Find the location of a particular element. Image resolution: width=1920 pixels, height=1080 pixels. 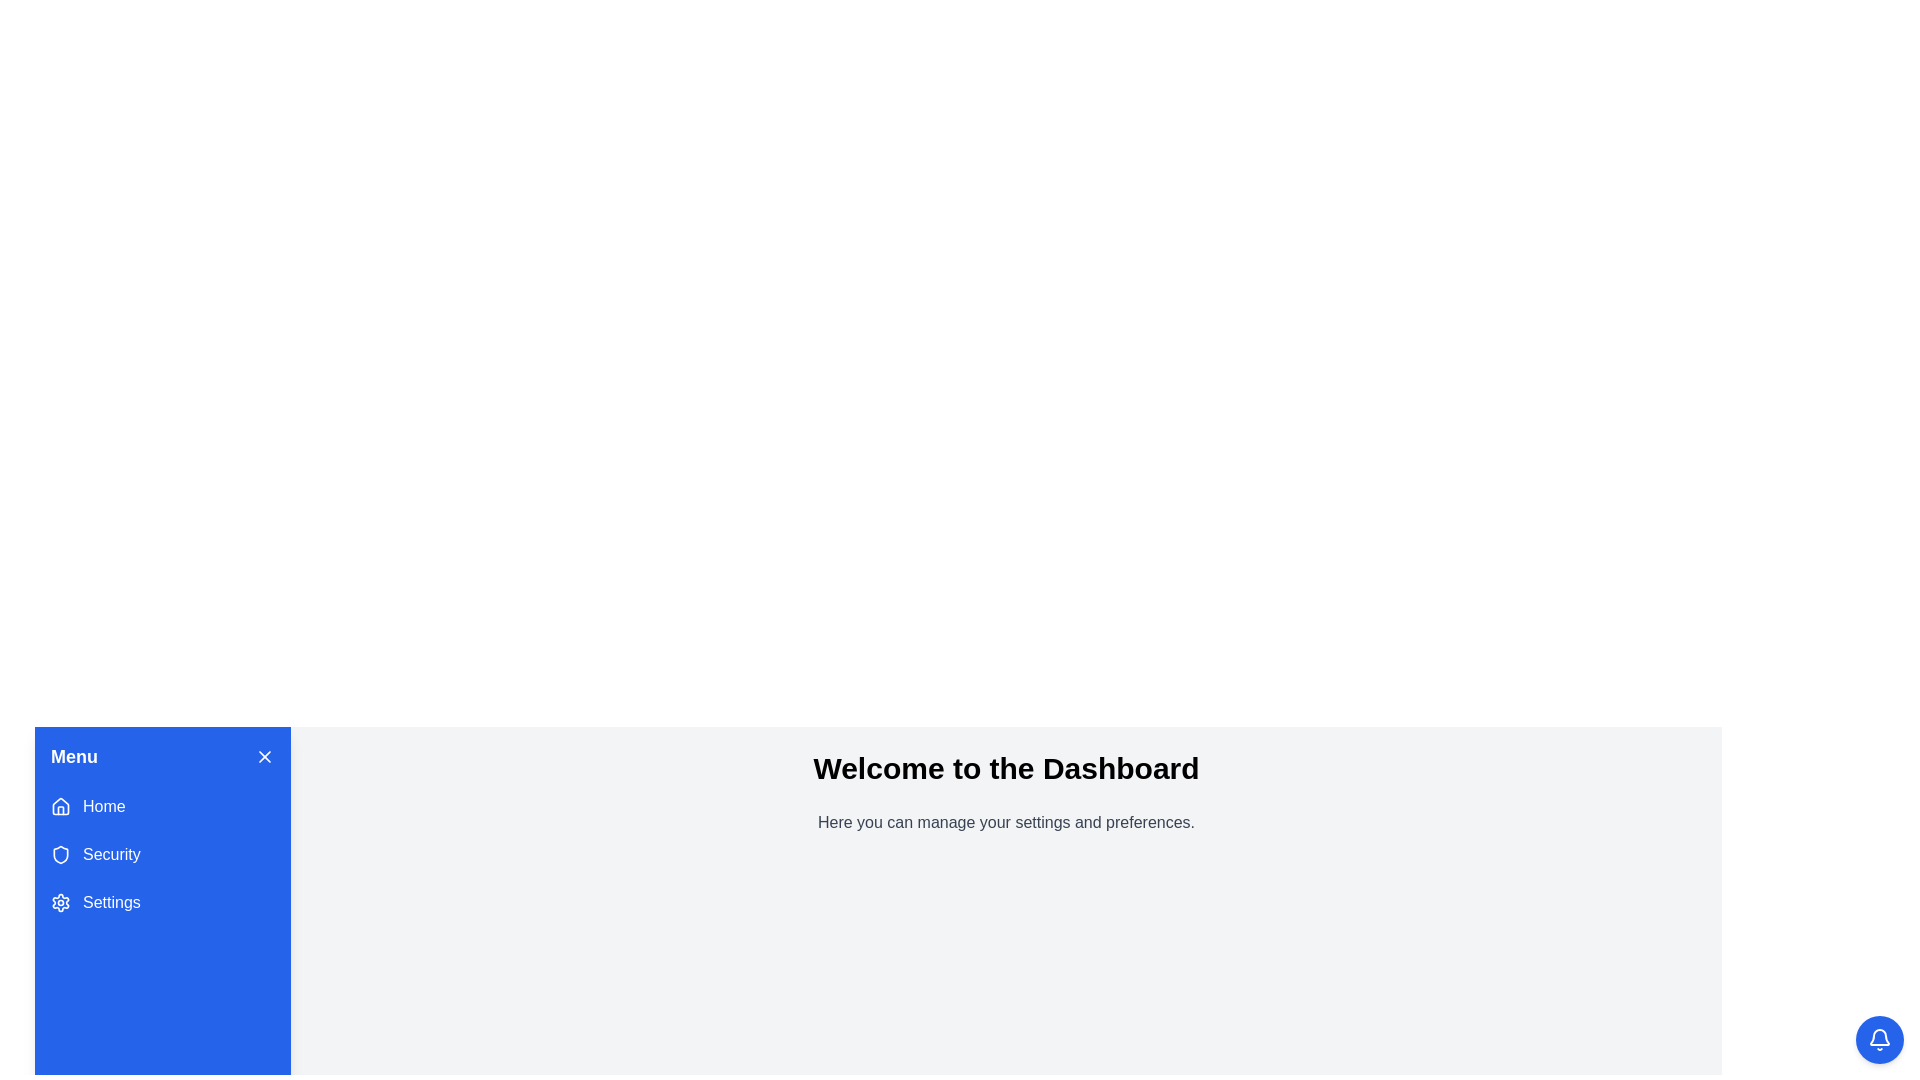

the 'Home' icon located at the top of the vertical menu options on the left, next to the 'Home' text label is located at coordinates (61, 805).